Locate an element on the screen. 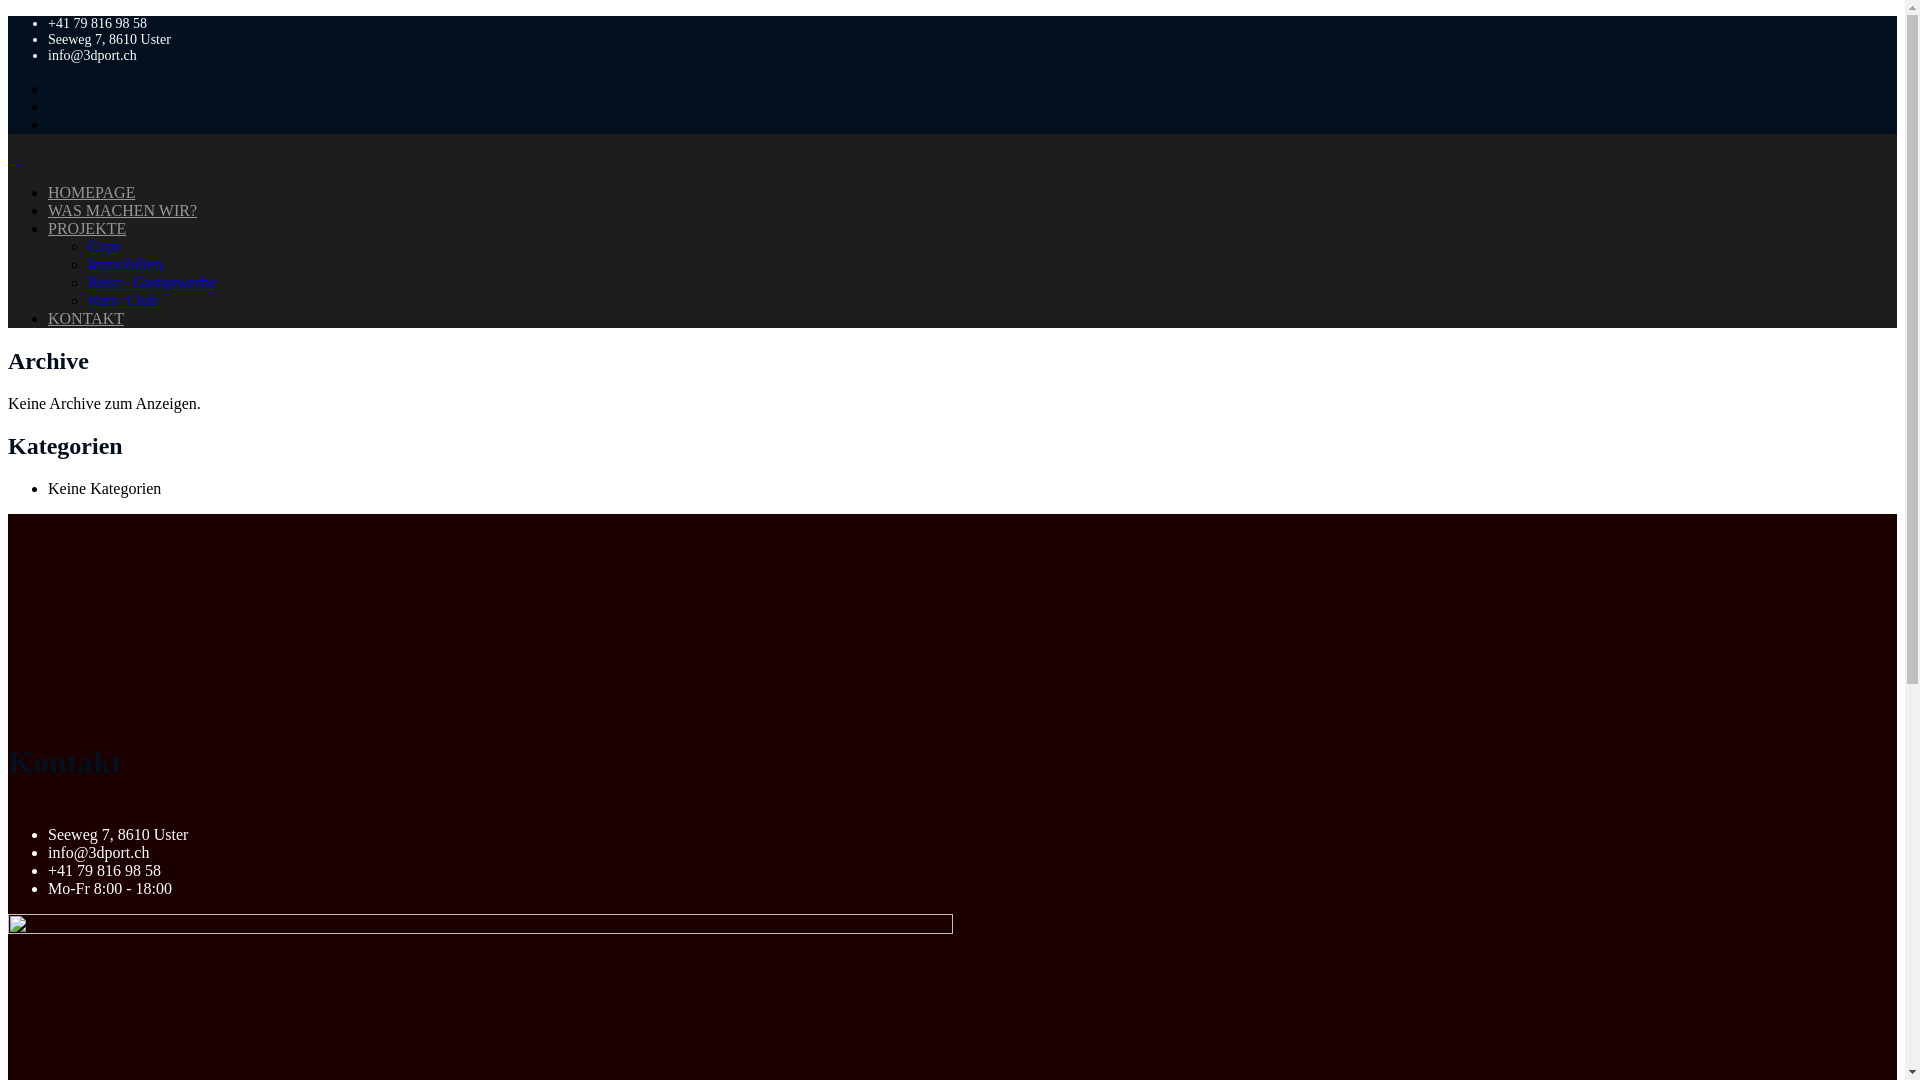 The image size is (1920, 1080). 'KONTAKT' is located at coordinates (85, 317).